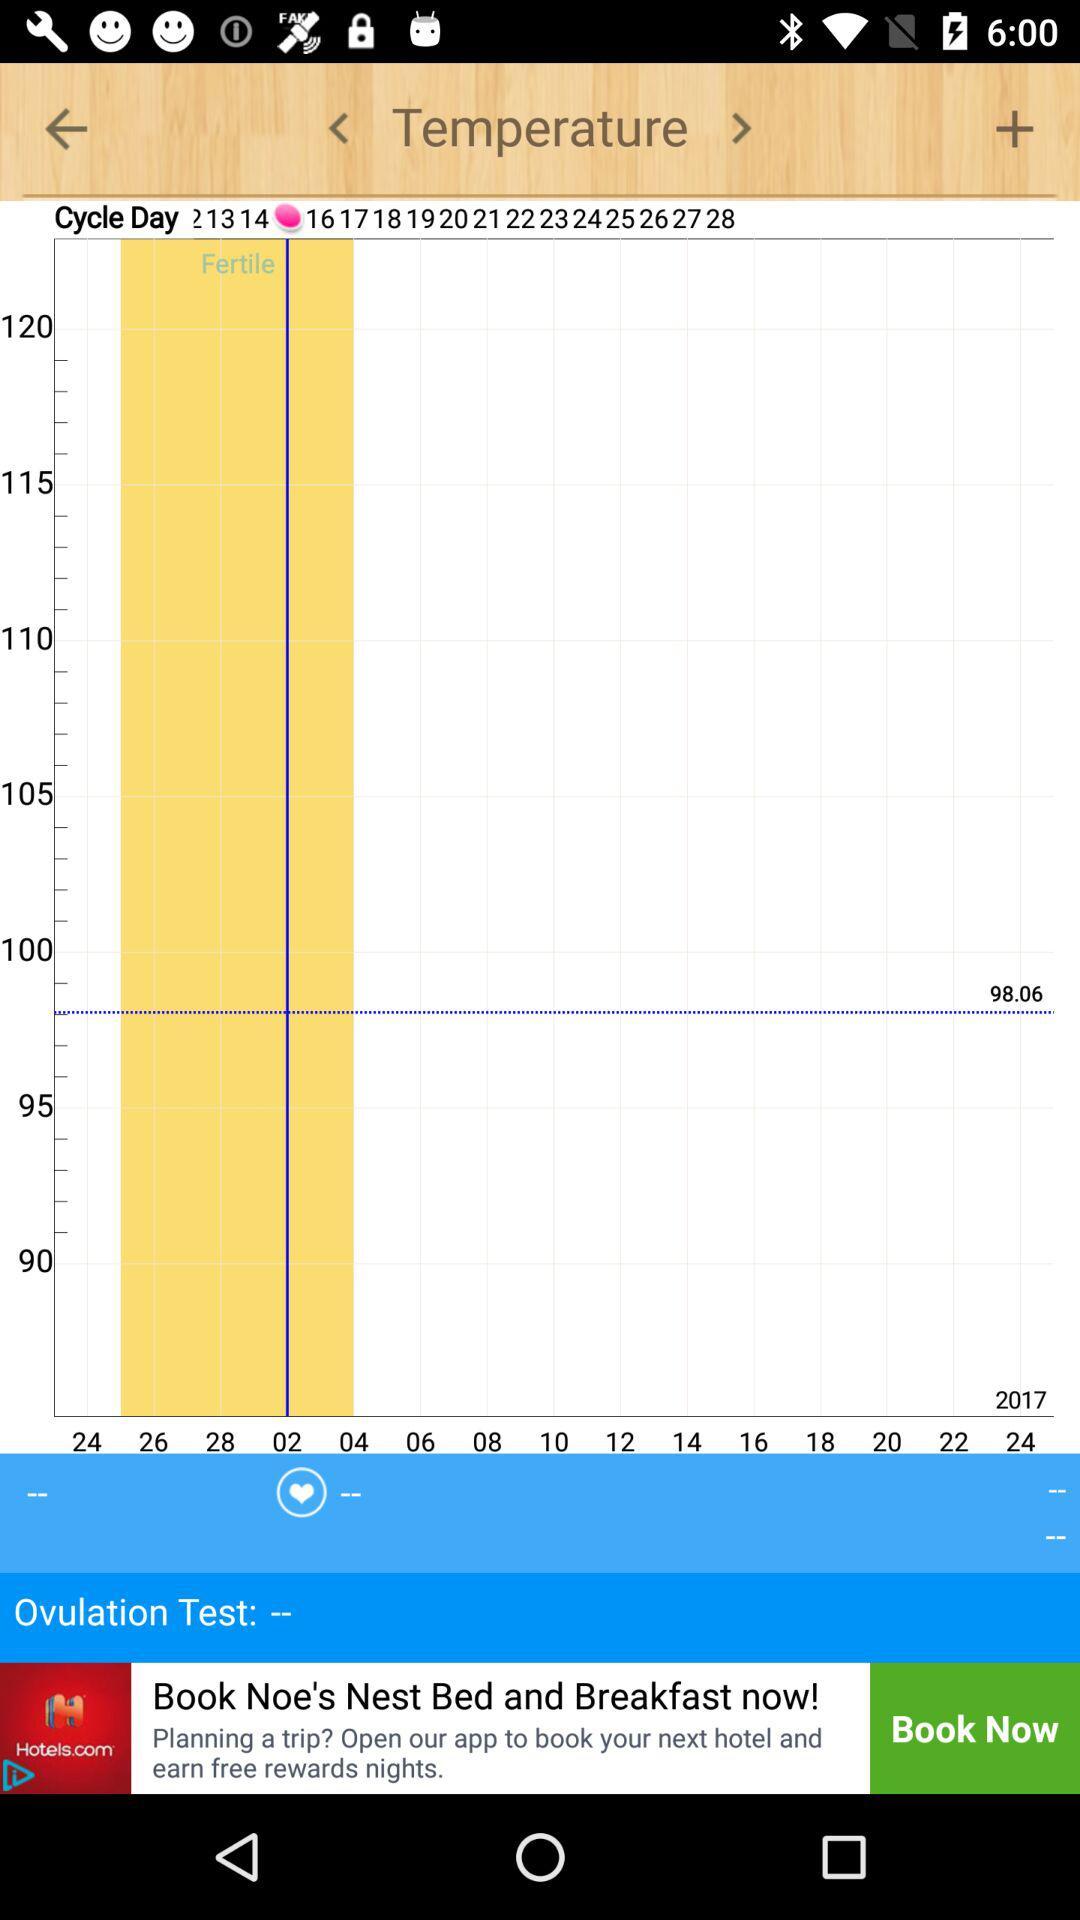 The image size is (1080, 1920). What do you see at coordinates (486, 1693) in the screenshot?
I see `the icon below ovulation test icon` at bounding box center [486, 1693].